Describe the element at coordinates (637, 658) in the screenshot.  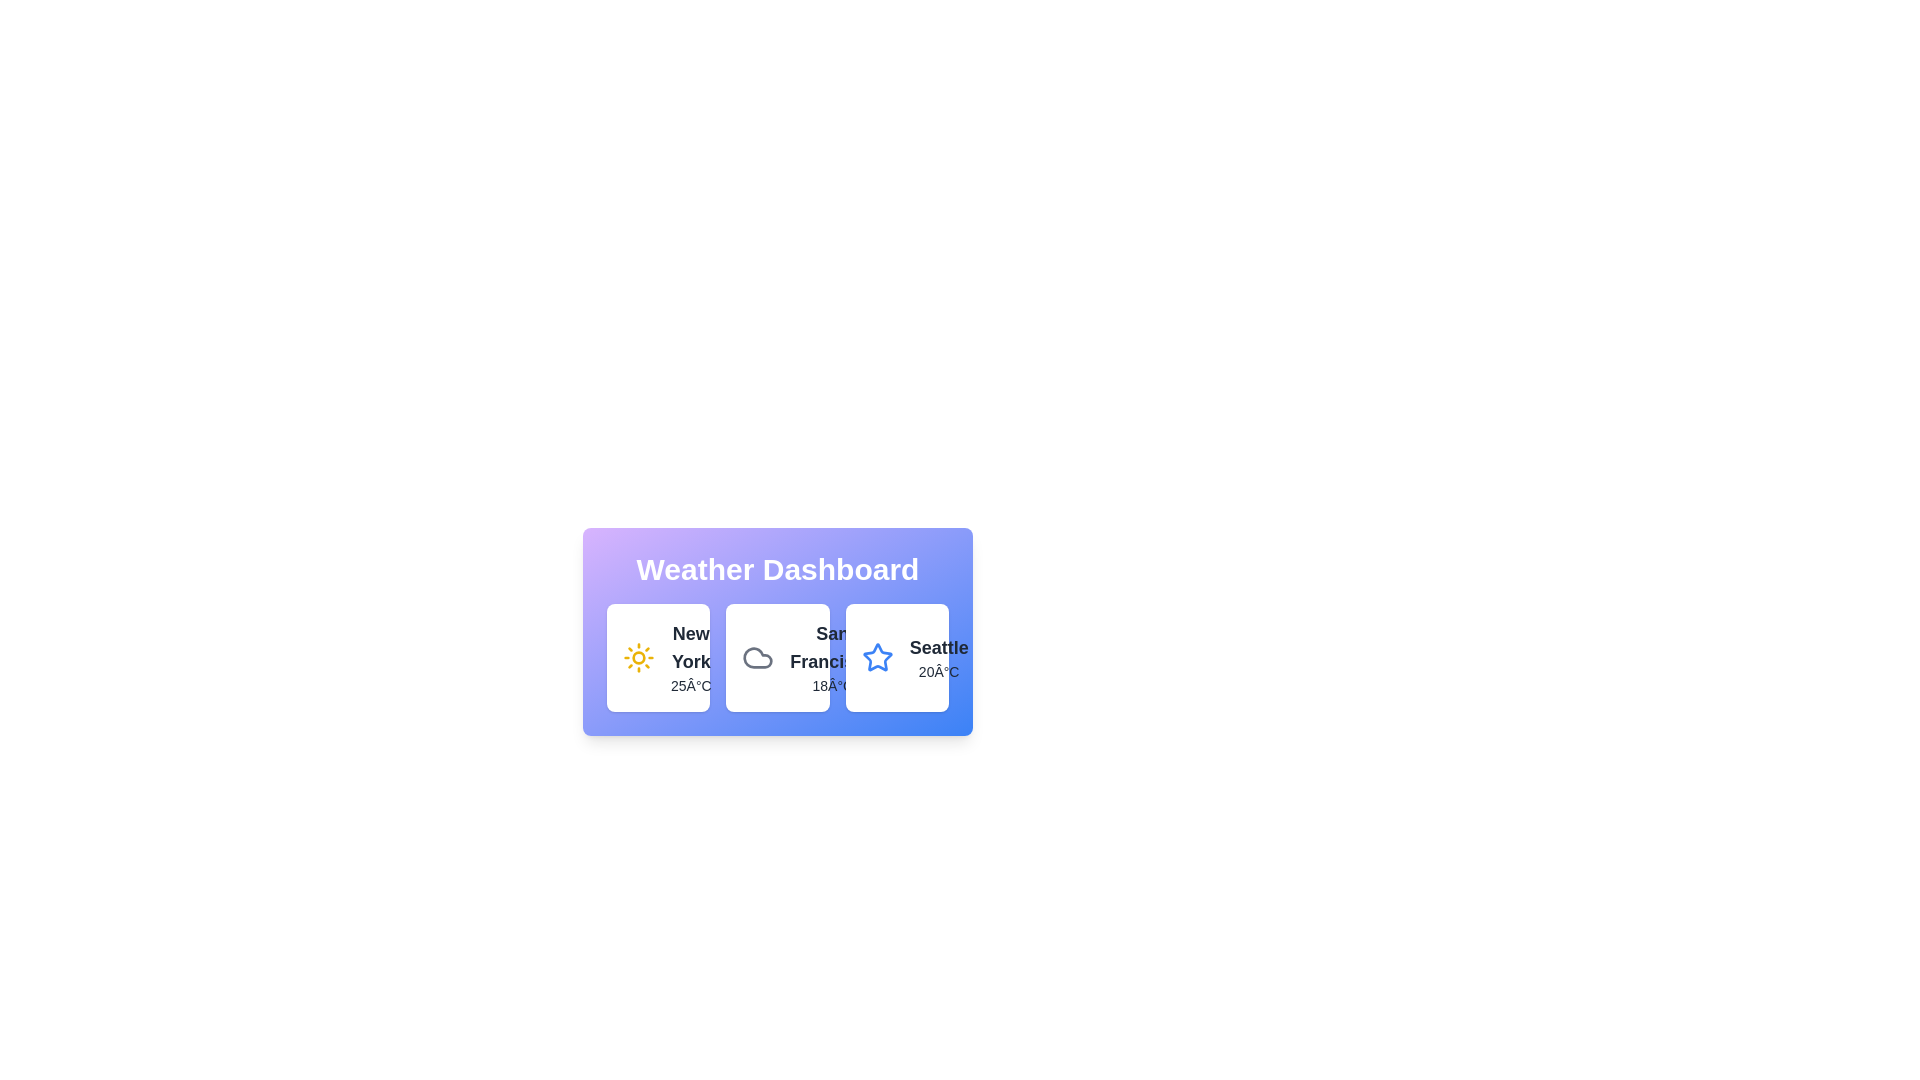
I see `the sunny weather icon representing New York in the weather dashboard section, which is the leftmost icon in the first card of a horizontal list` at that location.